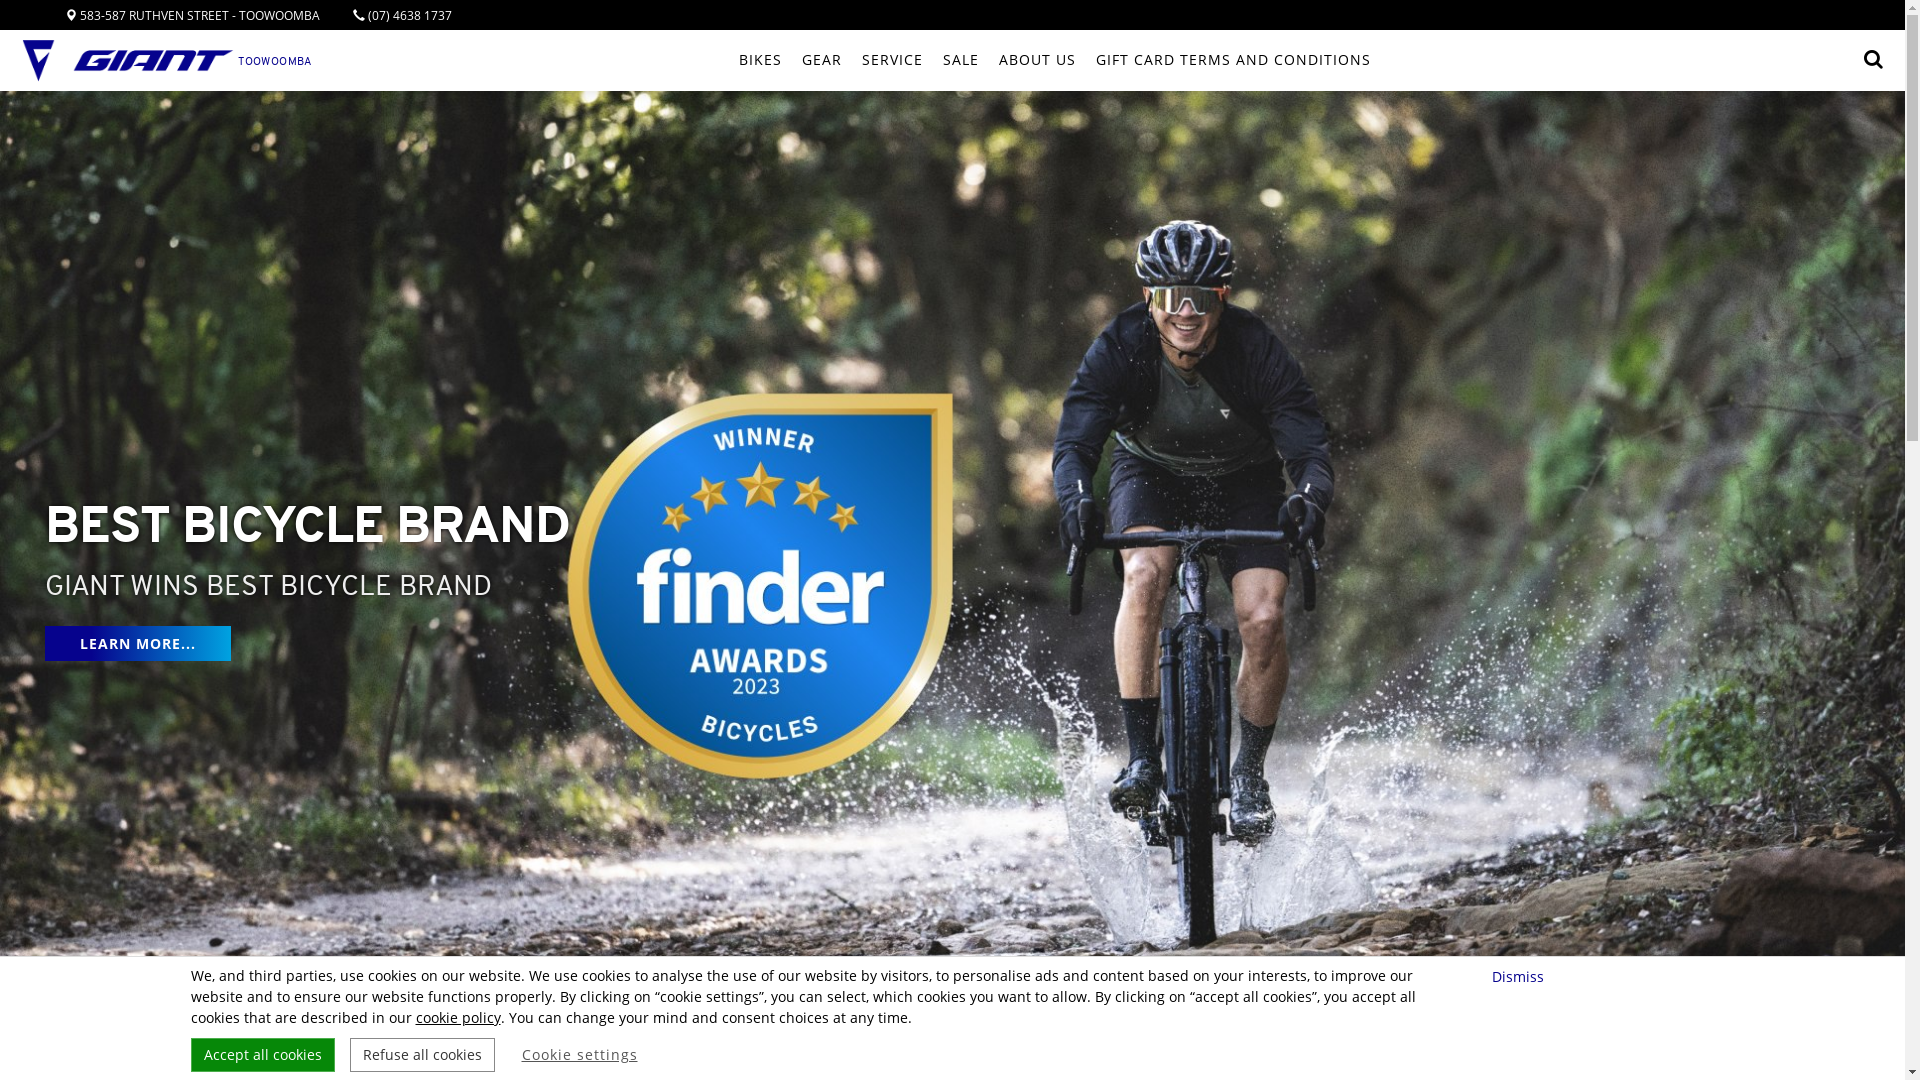 This screenshot has height=1080, width=1920. What do you see at coordinates (1037, 59) in the screenshot?
I see `'ABOUT US'` at bounding box center [1037, 59].